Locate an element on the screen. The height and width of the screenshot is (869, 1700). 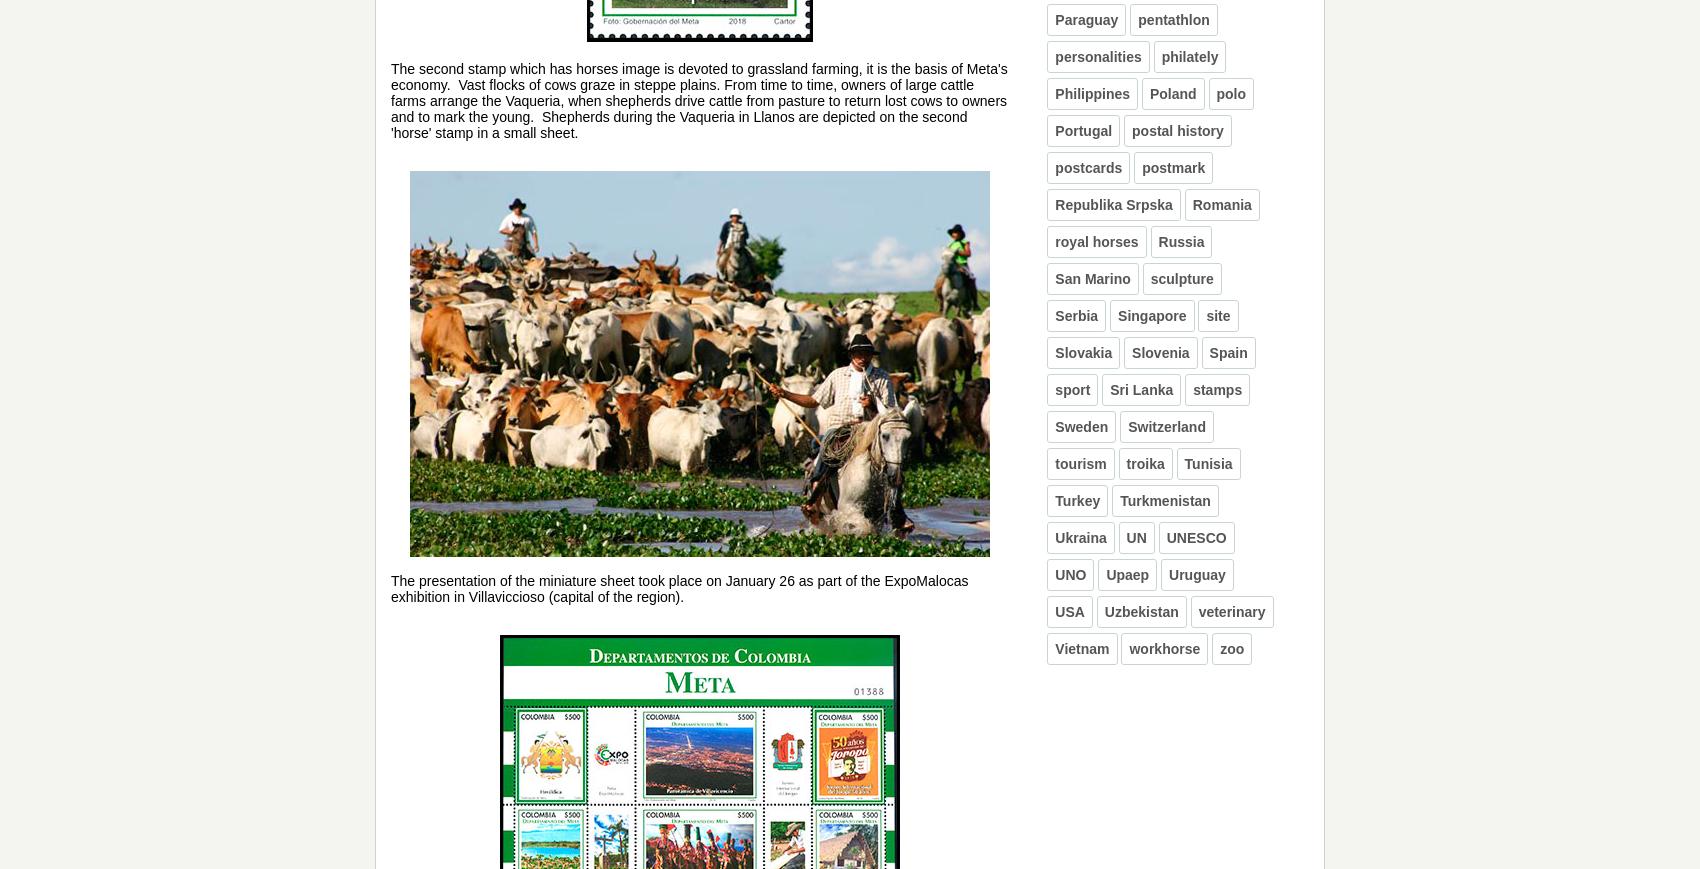
'postmark' is located at coordinates (1172, 166).